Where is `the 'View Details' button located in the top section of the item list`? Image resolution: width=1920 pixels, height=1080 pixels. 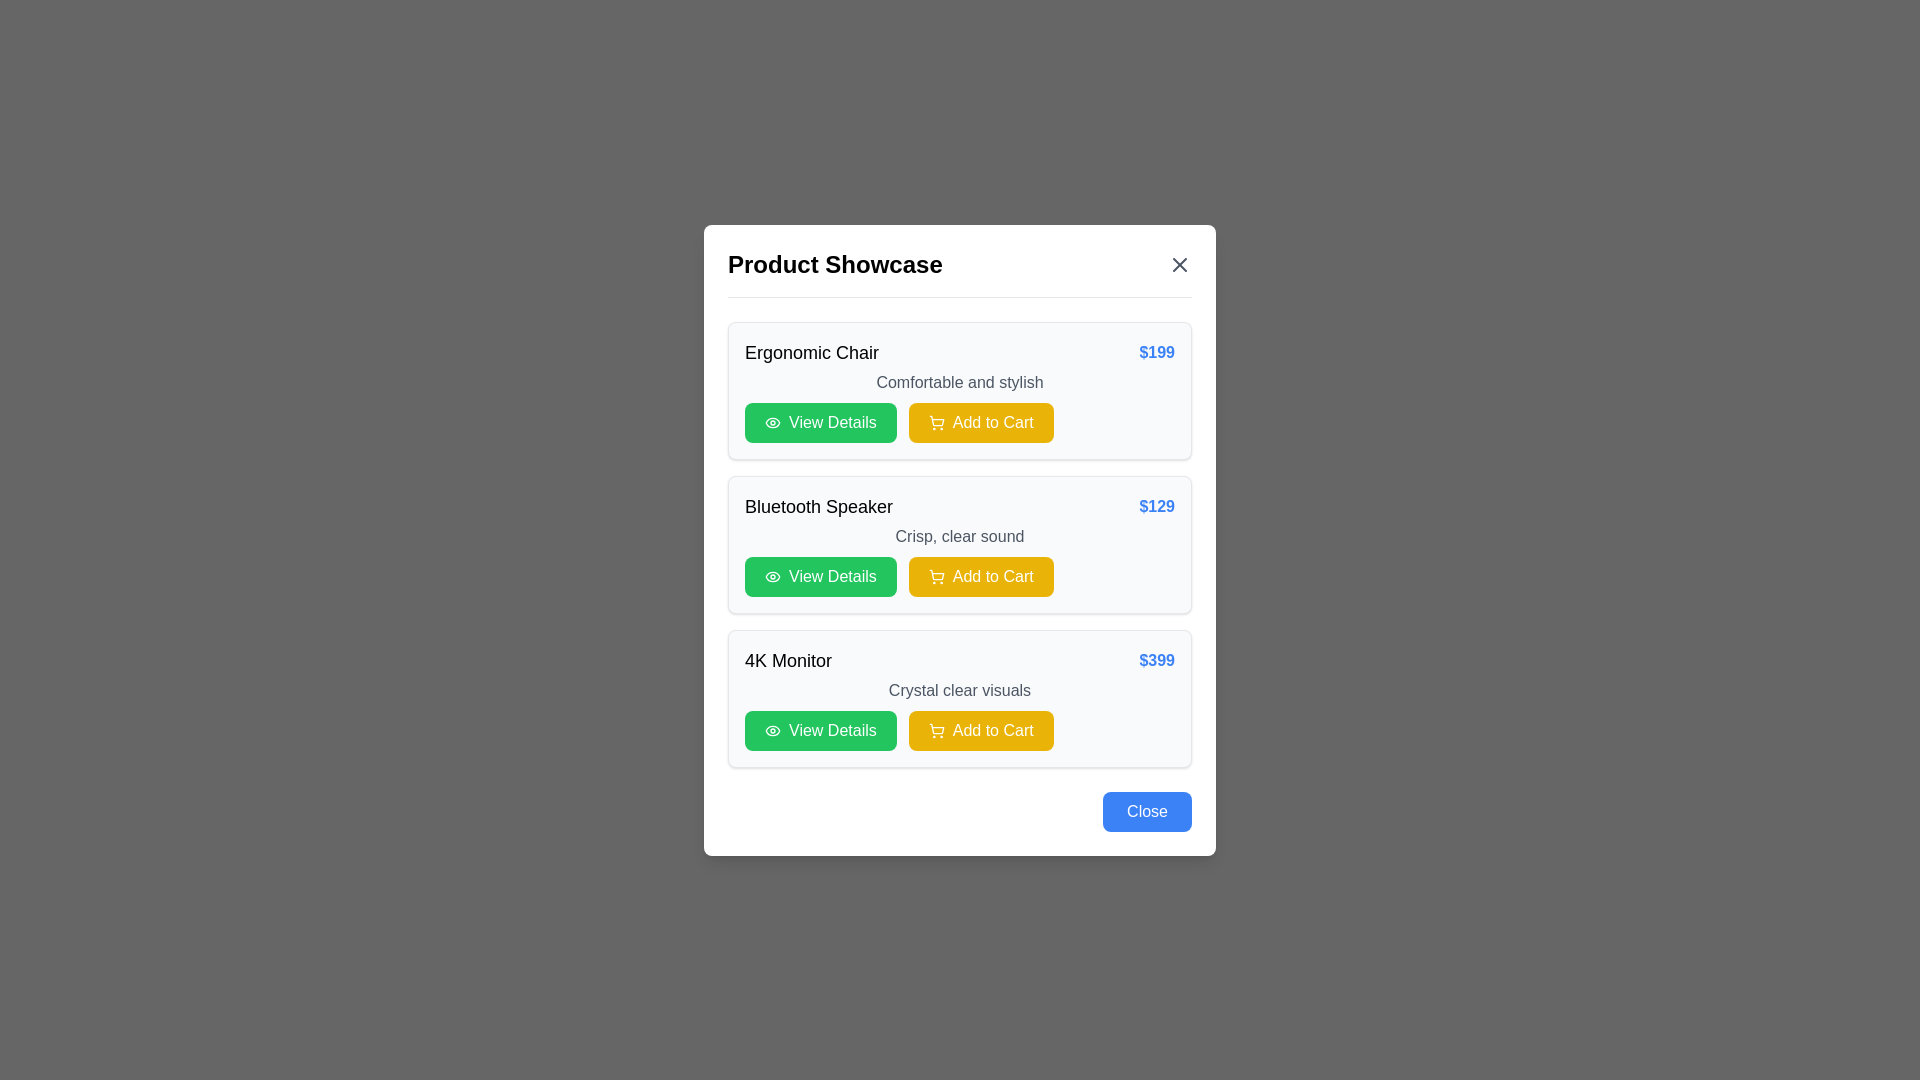
the 'View Details' button located in the top section of the item list is located at coordinates (820, 421).